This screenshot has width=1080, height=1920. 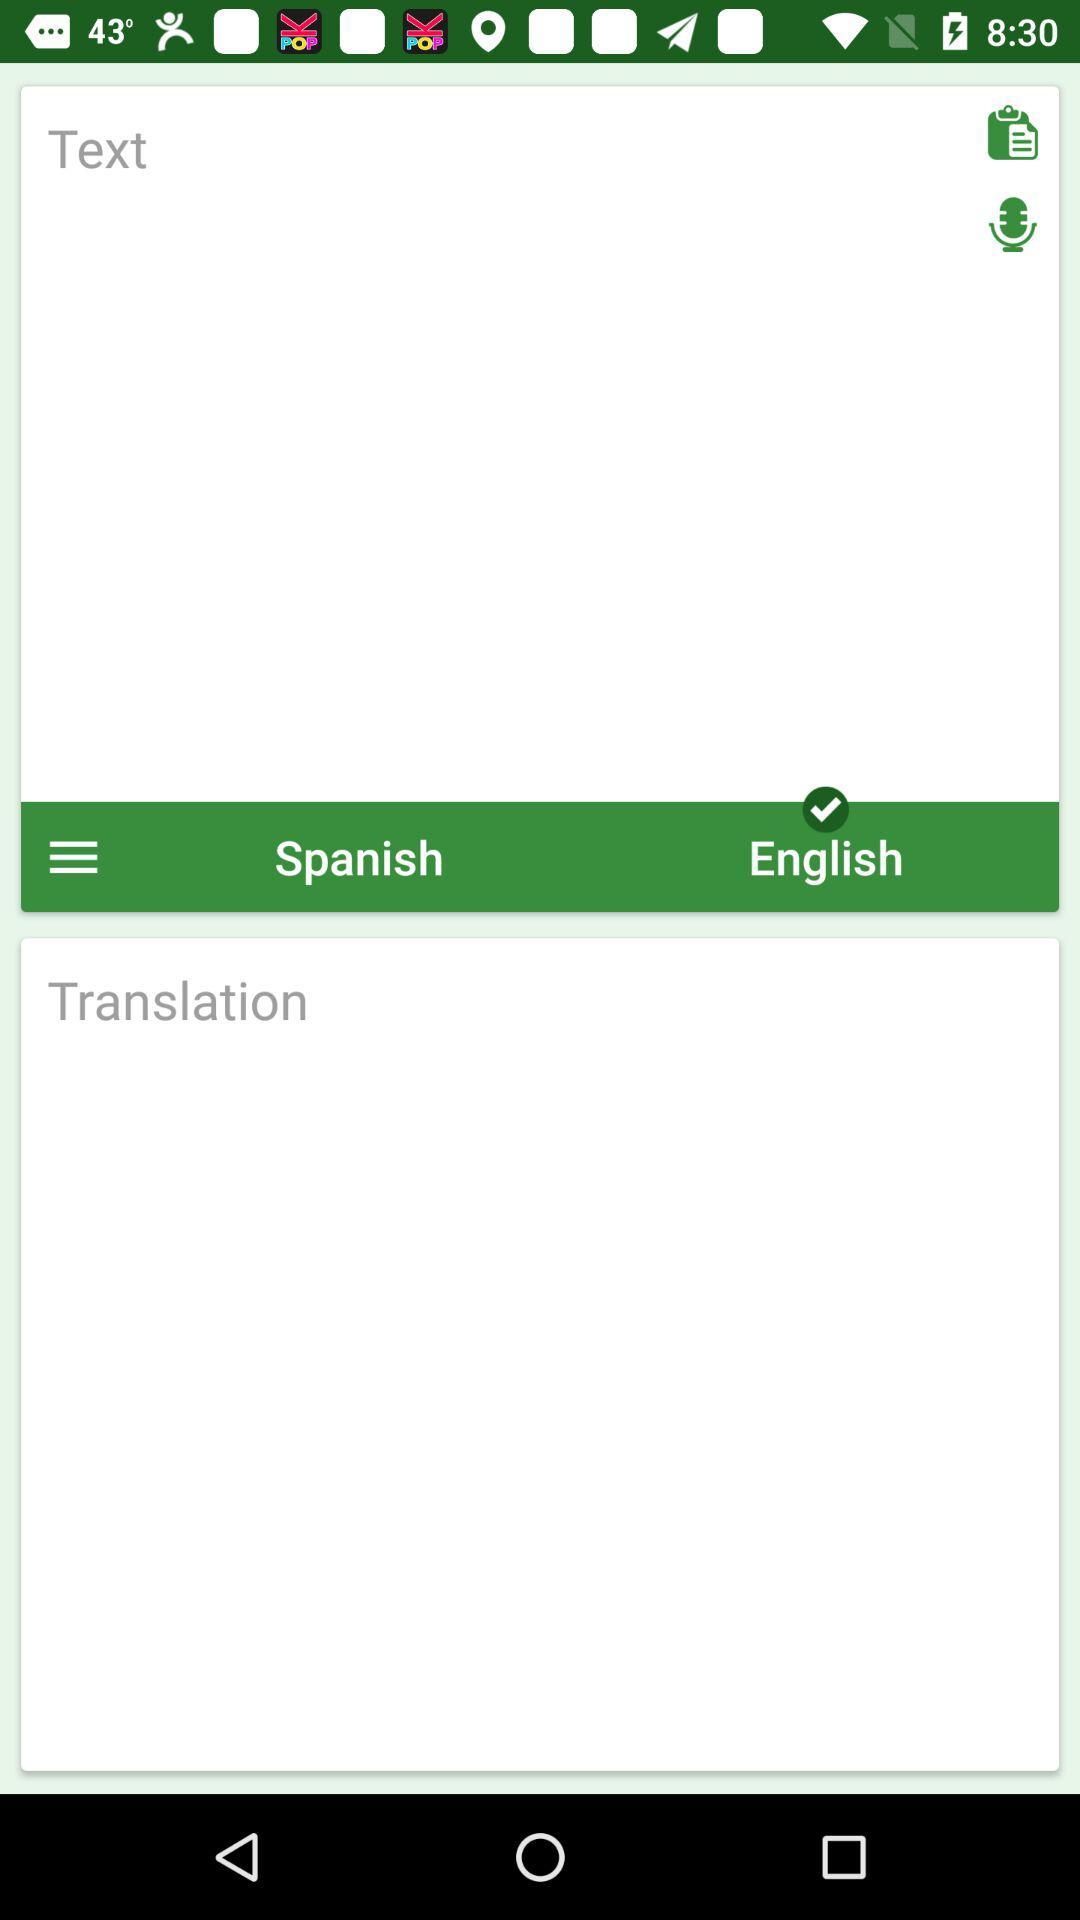 I want to click on audio button, so click(x=1012, y=224).